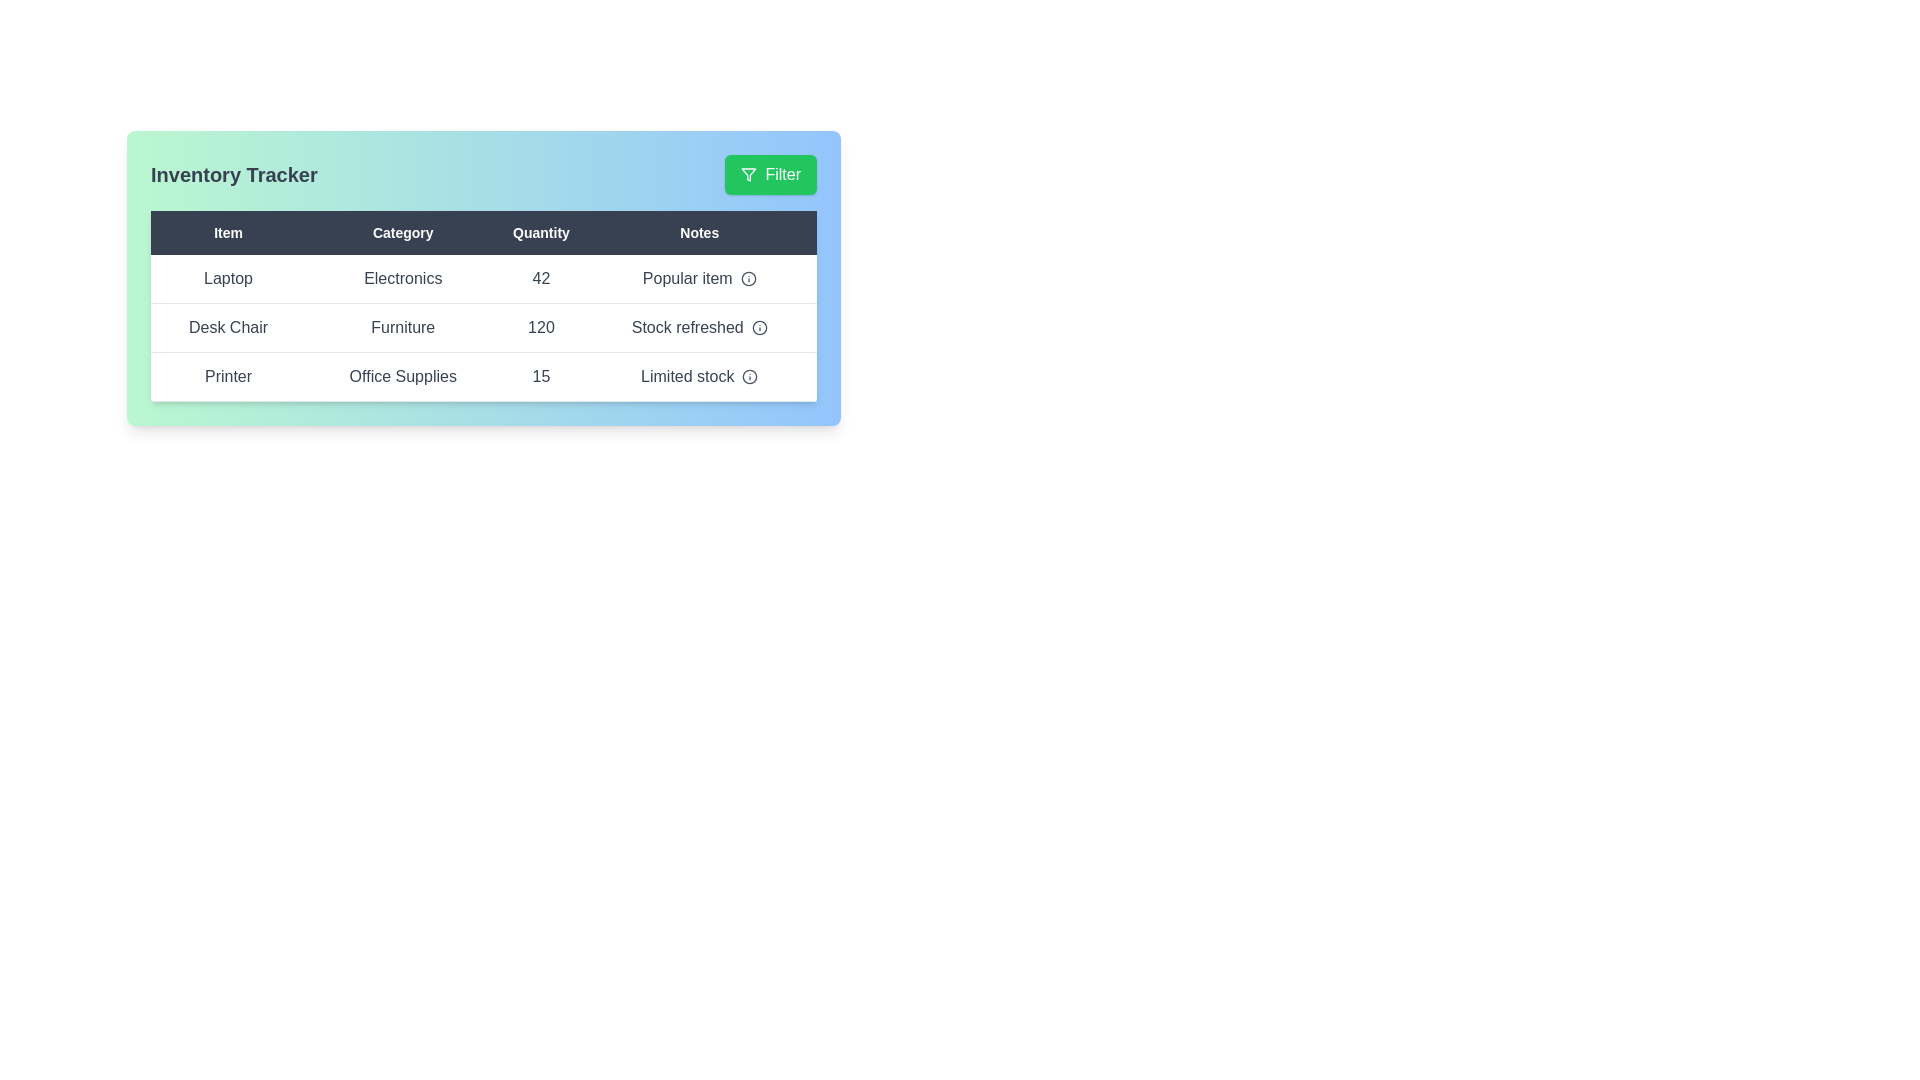 This screenshot has height=1080, width=1920. What do you see at coordinates (699, 326) in the screenshot?
I see `the cell containing Stock refreshed to select its text` at bounding box center [699, 326].